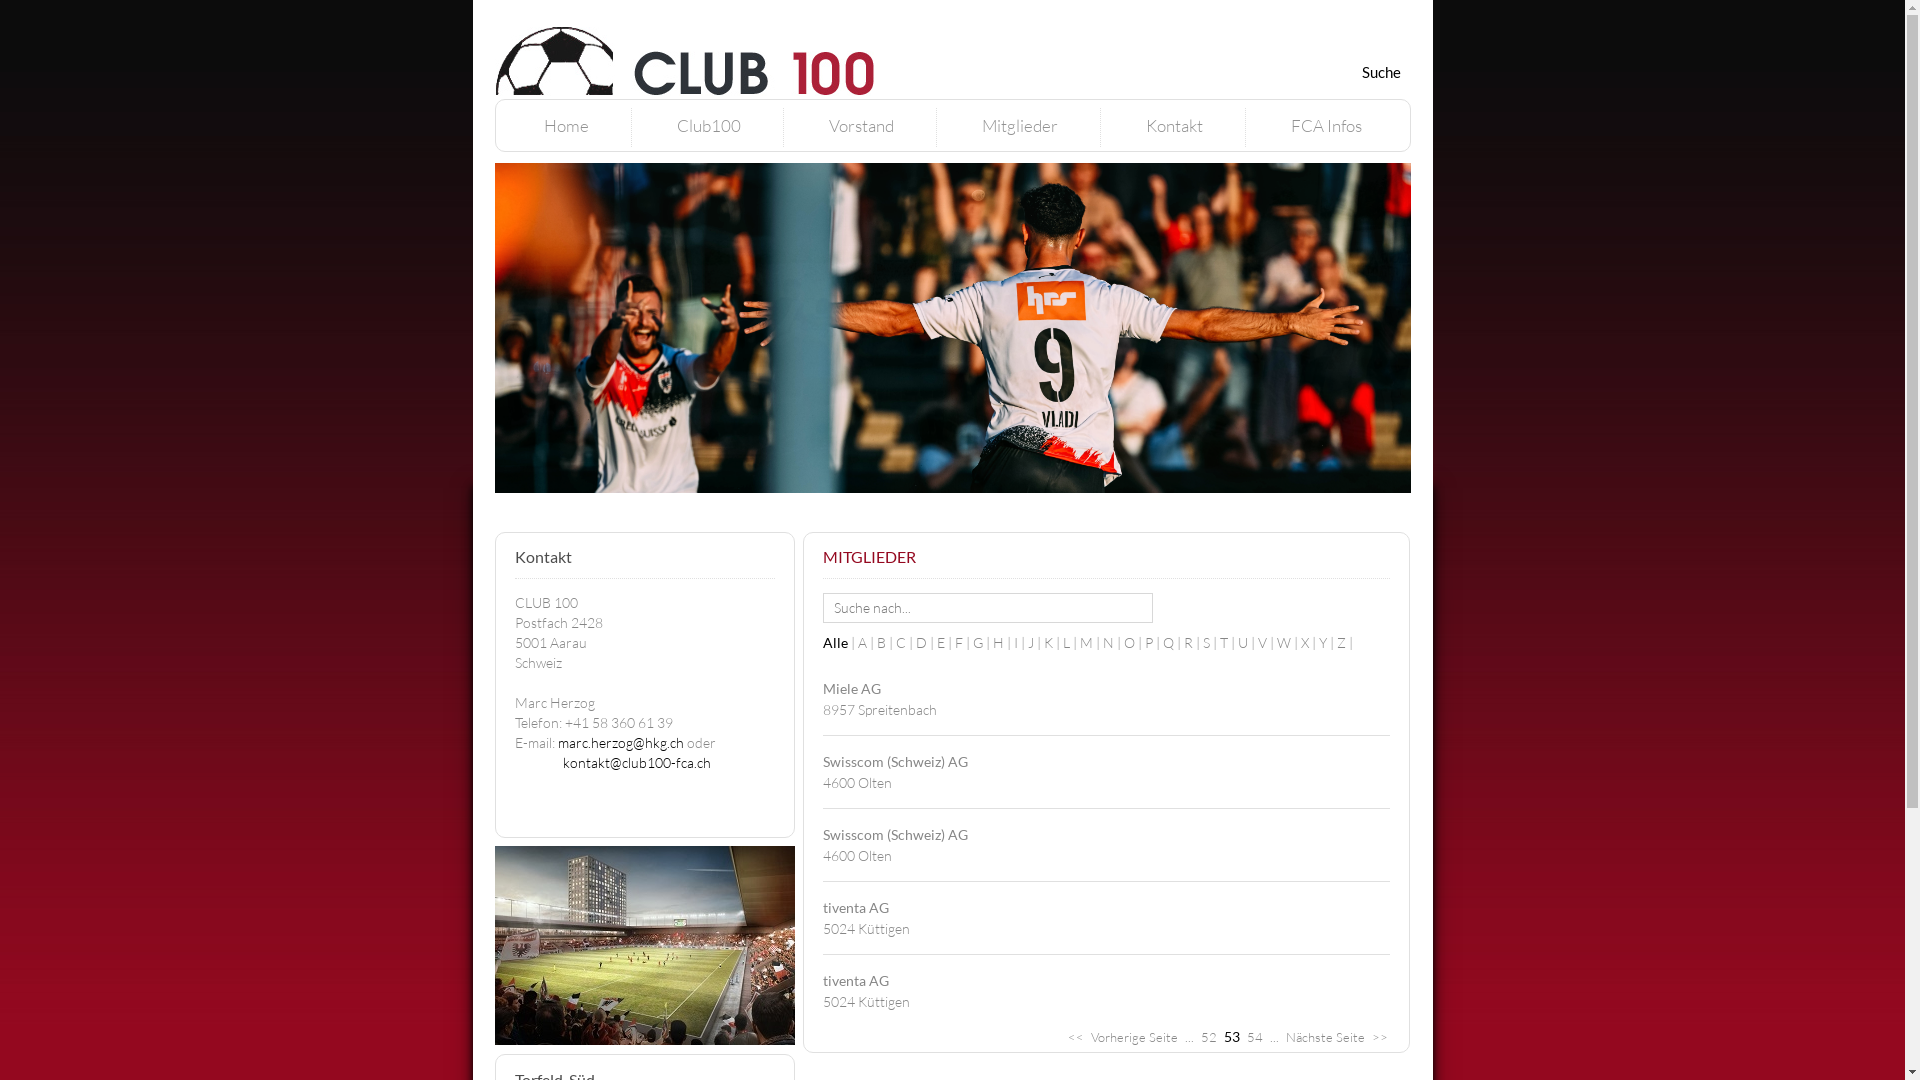 Image resolution: width=1920 pixels, height=1080 pixels. Describe the element at coordinates (905, 642) in the screenshot. I see `'C'` at that location.